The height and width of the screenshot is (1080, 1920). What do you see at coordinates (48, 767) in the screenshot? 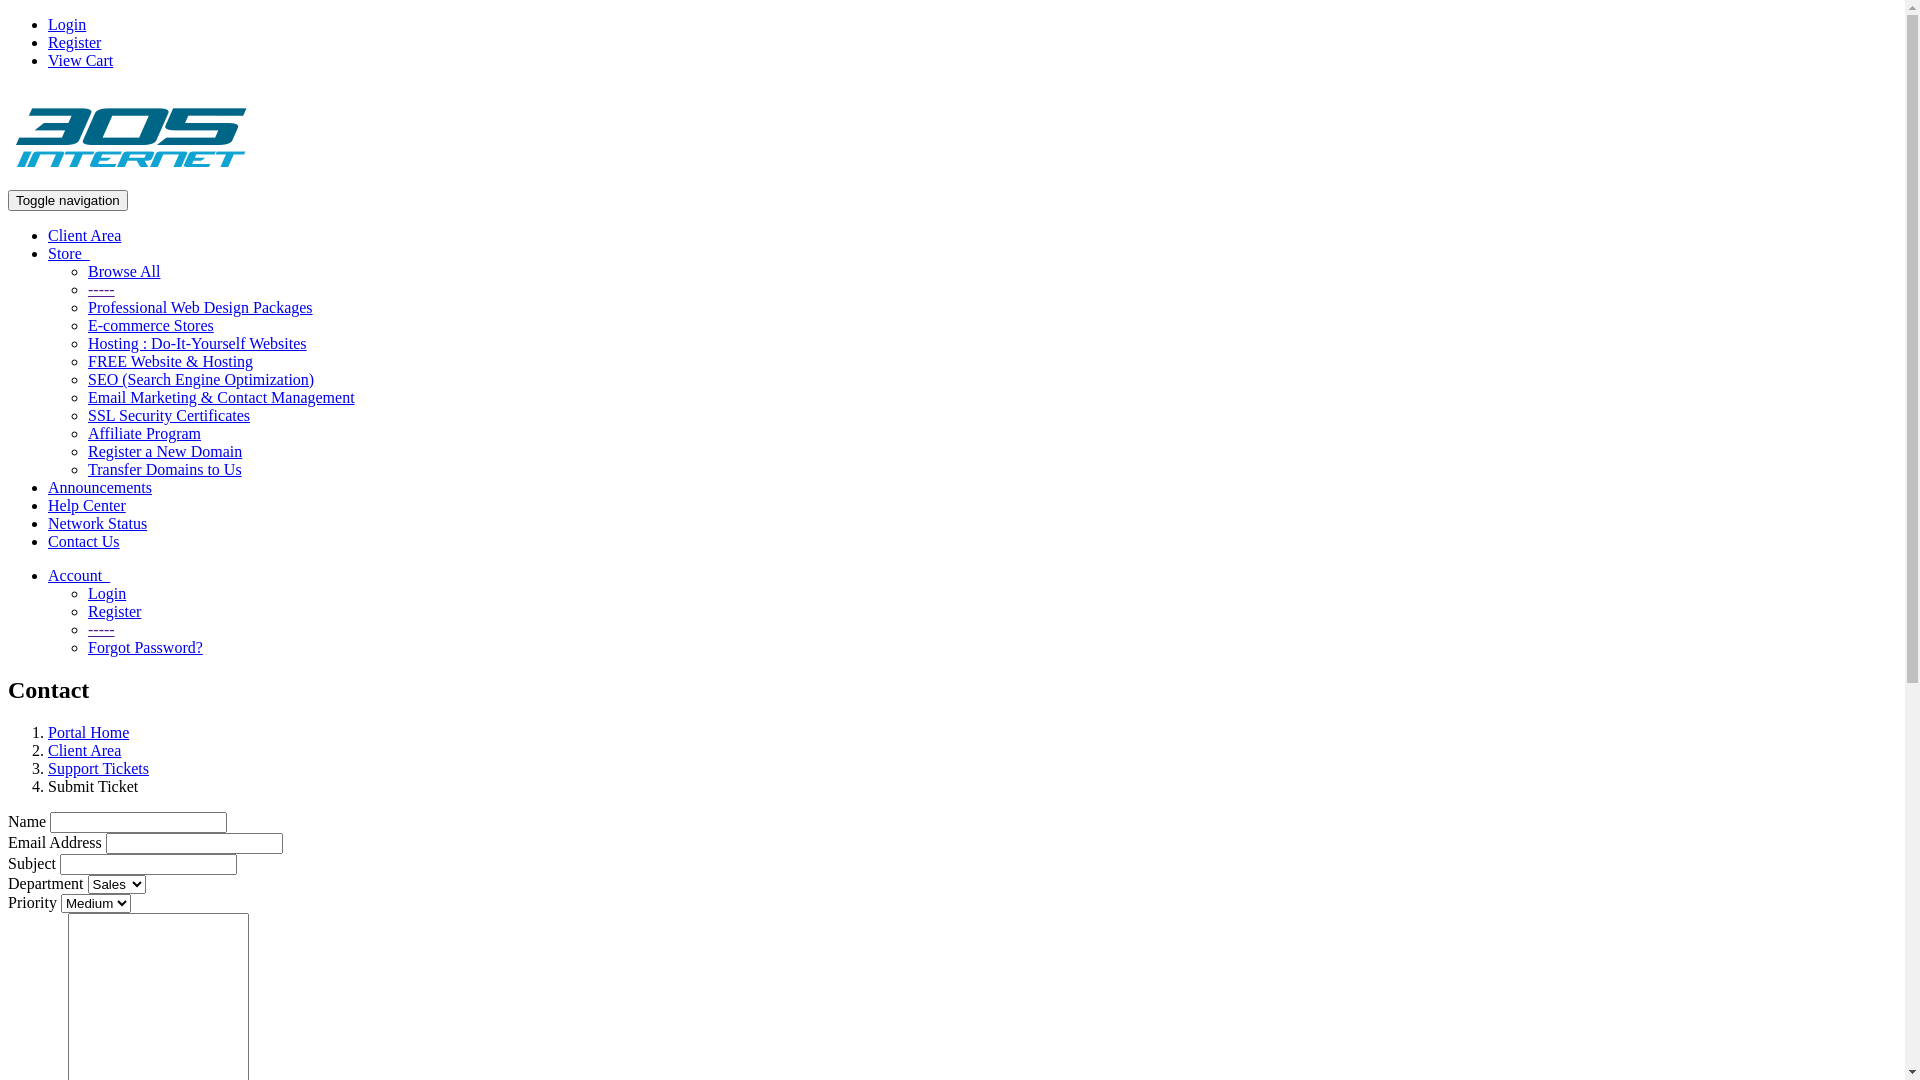
I see `'Support Tickets'` at bounding box center [48, 767].